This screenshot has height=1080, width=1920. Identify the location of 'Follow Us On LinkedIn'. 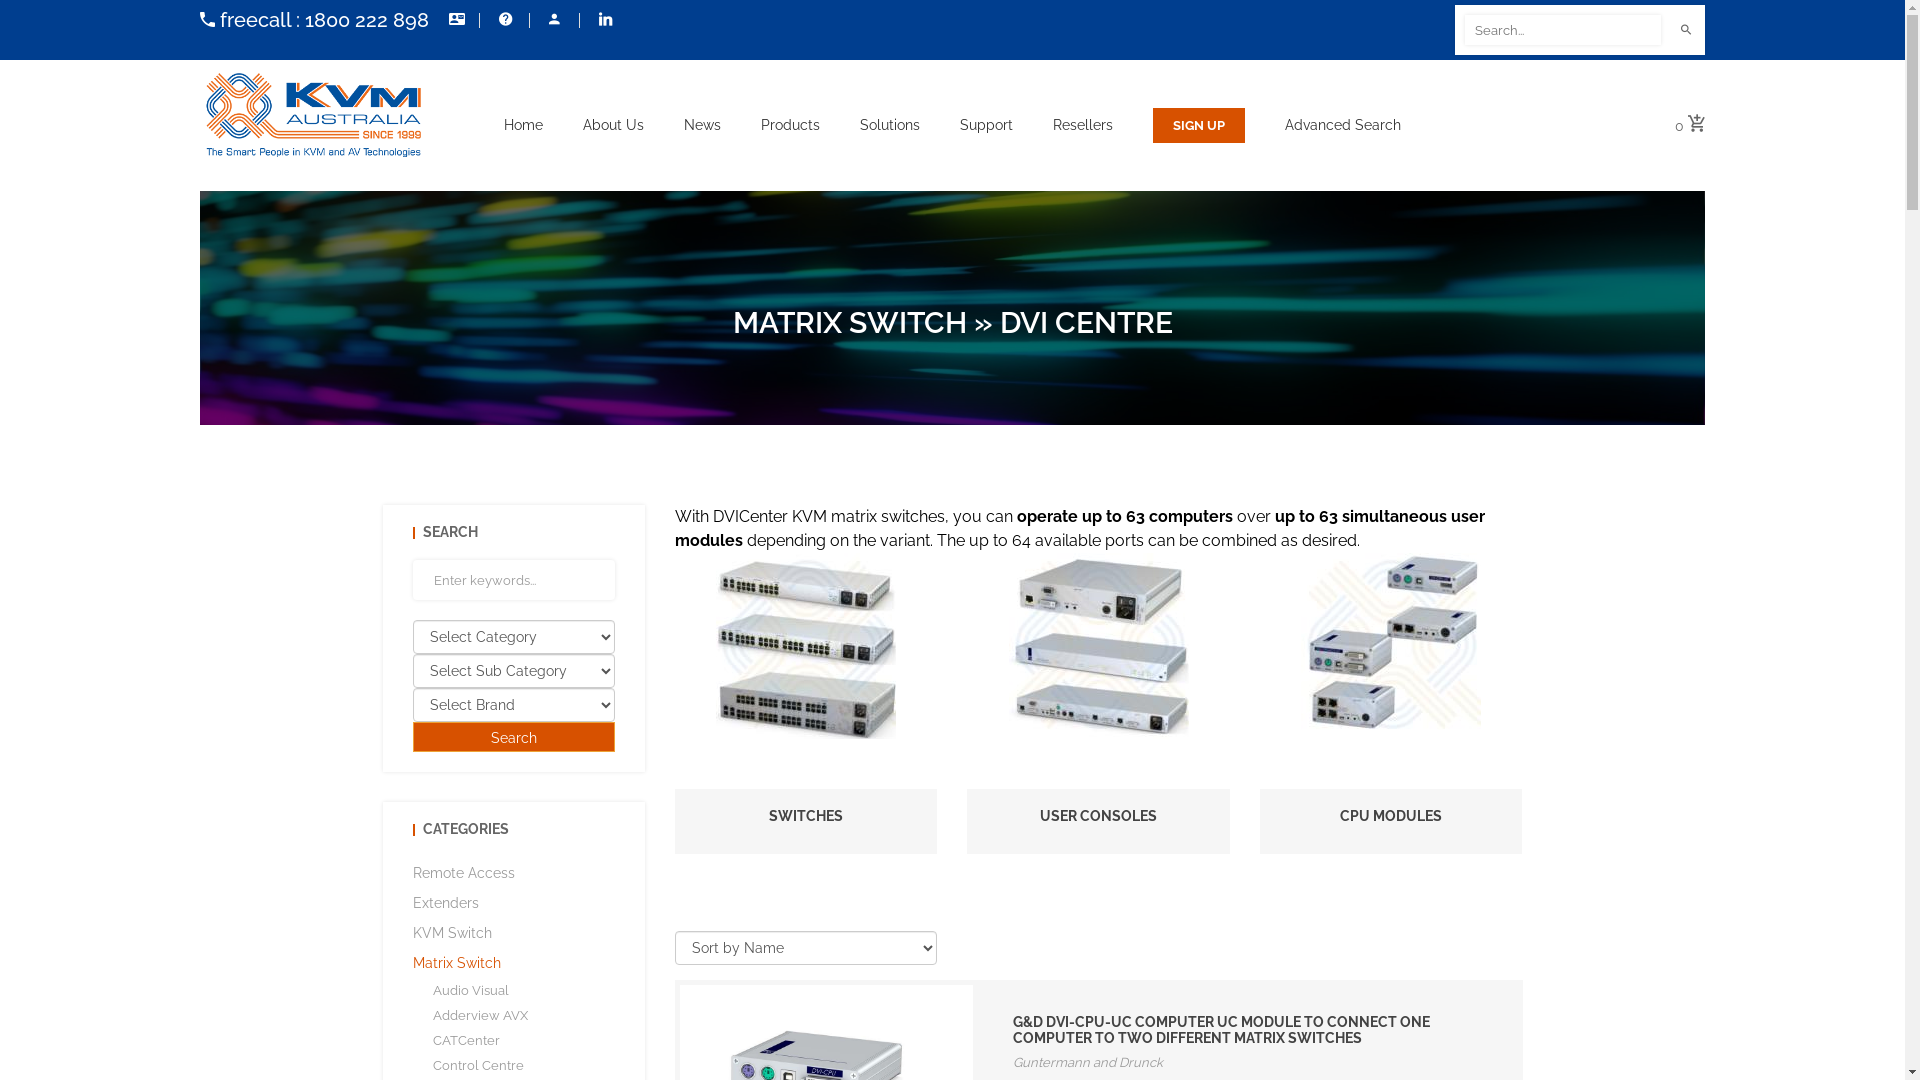
(603, 19).